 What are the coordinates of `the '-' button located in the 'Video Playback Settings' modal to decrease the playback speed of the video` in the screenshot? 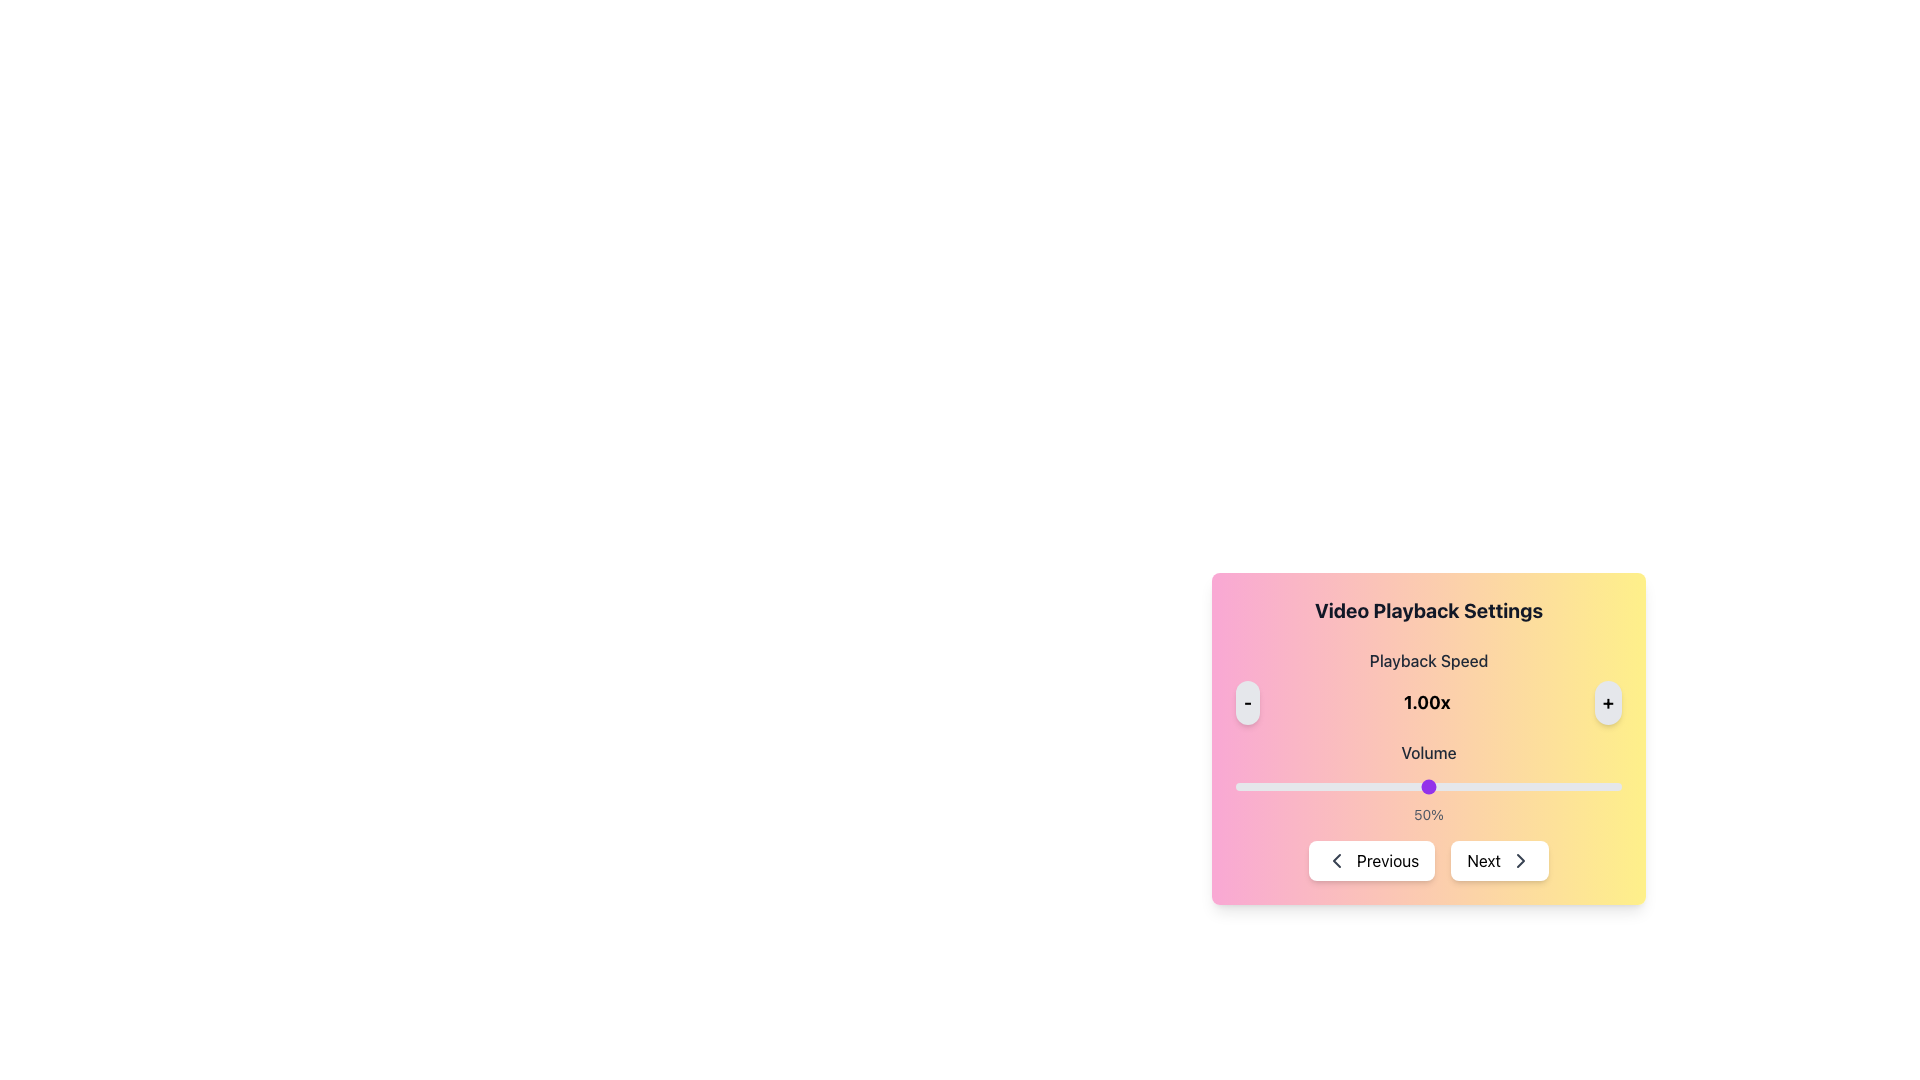 It's located at (1247, 701).